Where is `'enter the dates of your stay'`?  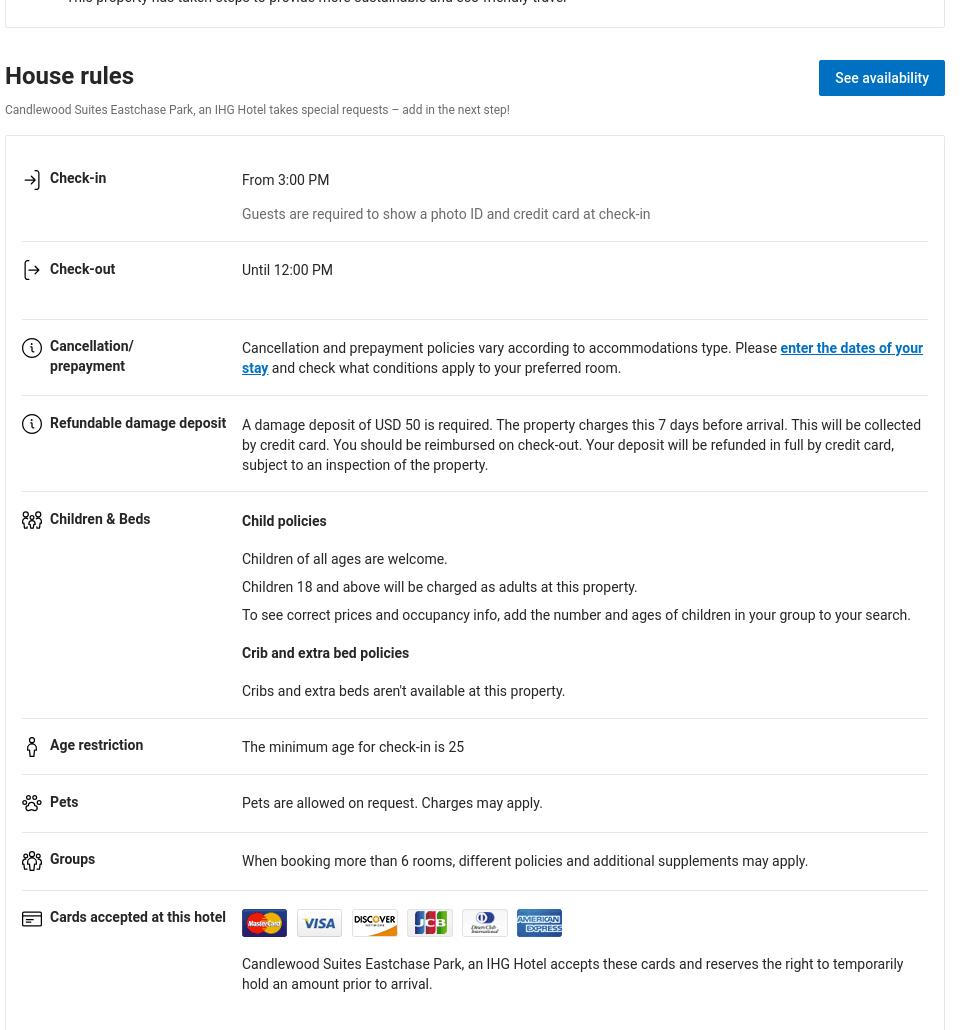
'enter the dates of your stay' is located at coordinates (582, 356).